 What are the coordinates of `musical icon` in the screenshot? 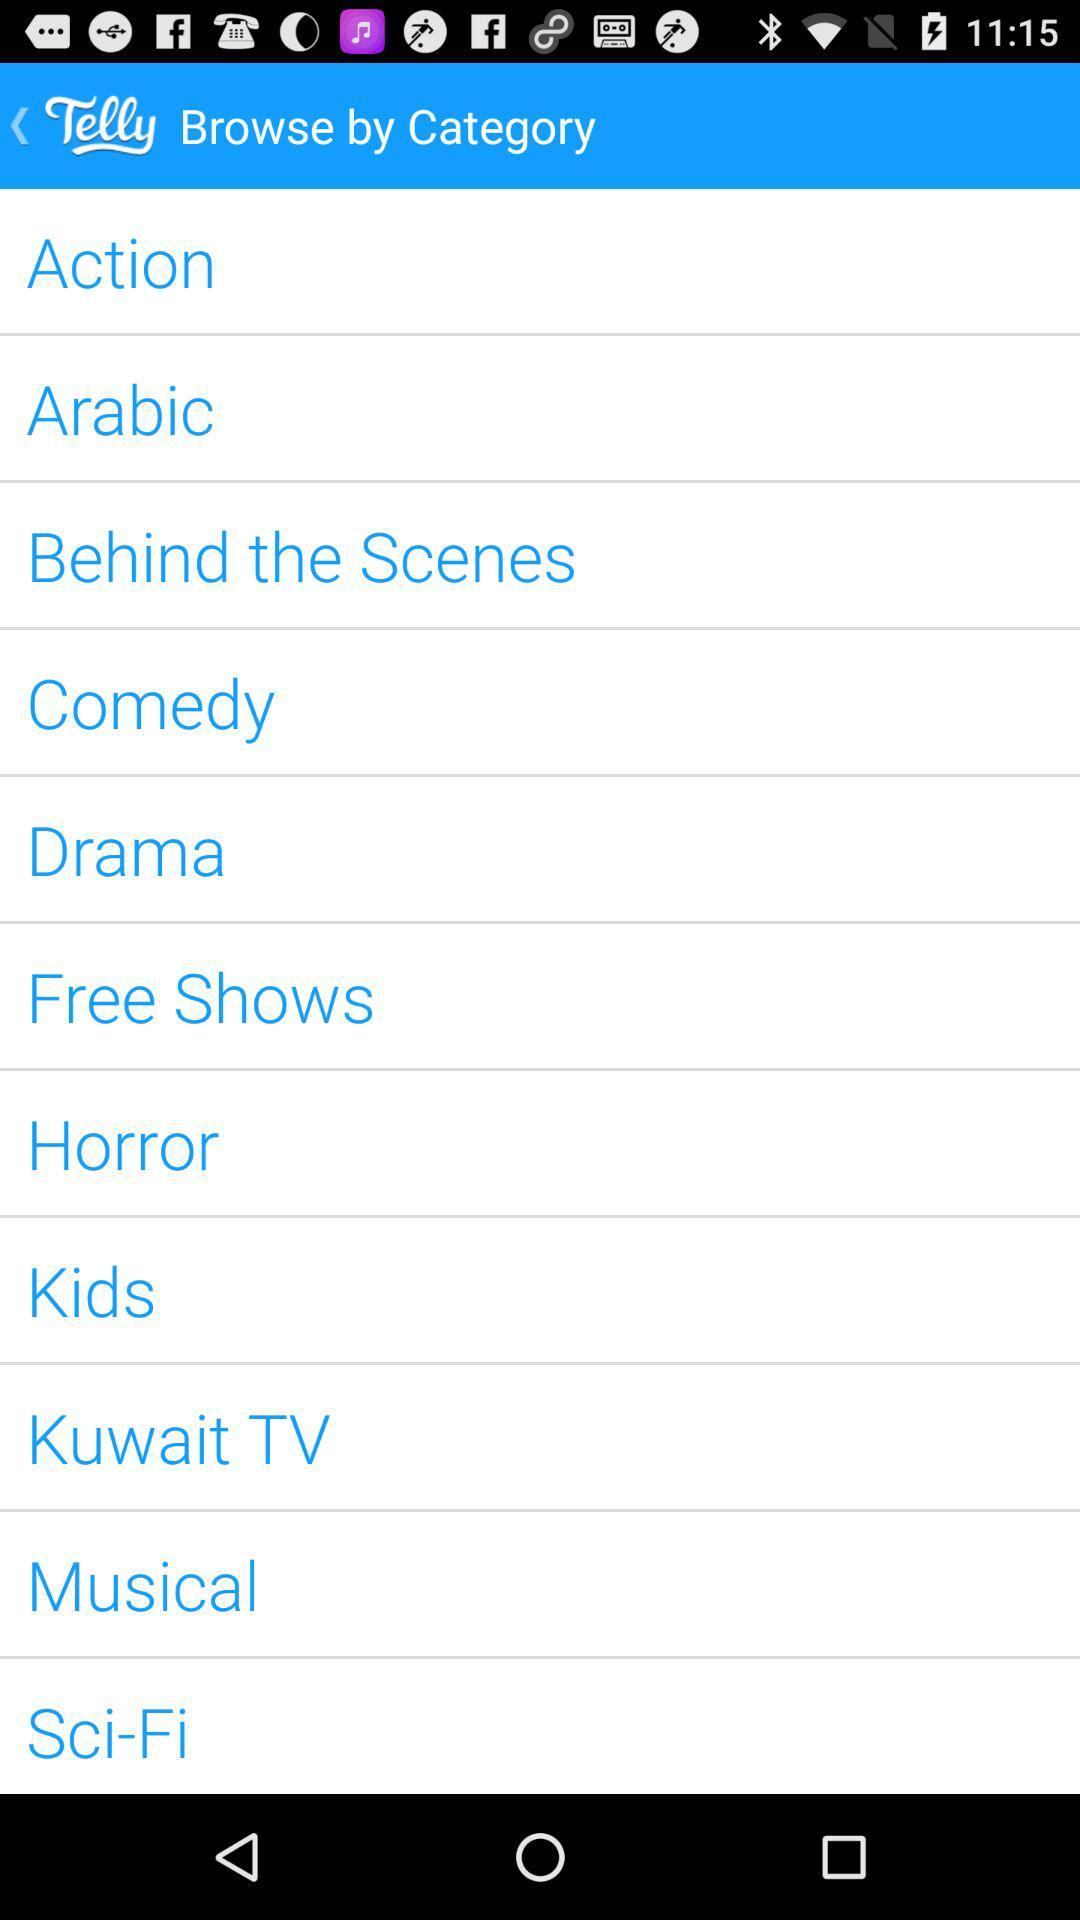 It's located at (540, 1583).